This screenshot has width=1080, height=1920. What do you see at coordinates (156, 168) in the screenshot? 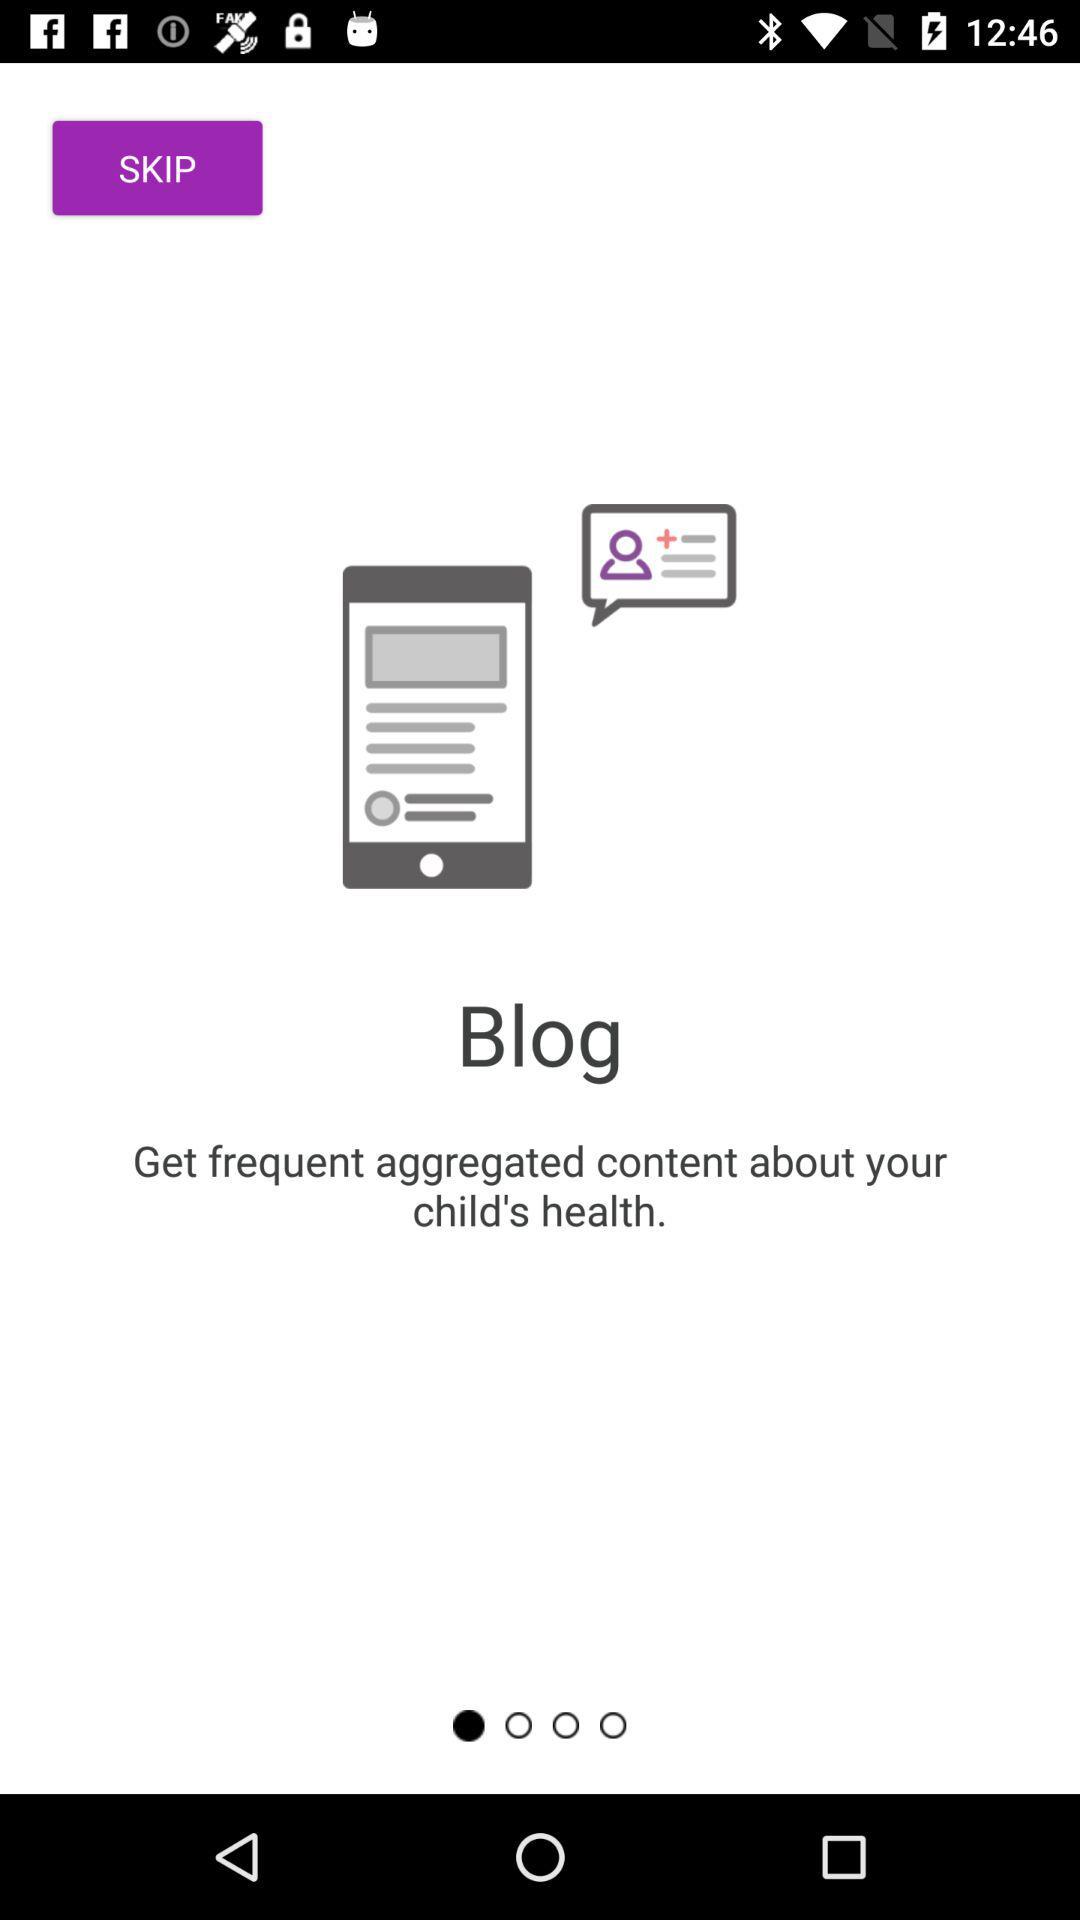
I see `the icon above the get frequent aggregated item` at bounding box center [156, 168].